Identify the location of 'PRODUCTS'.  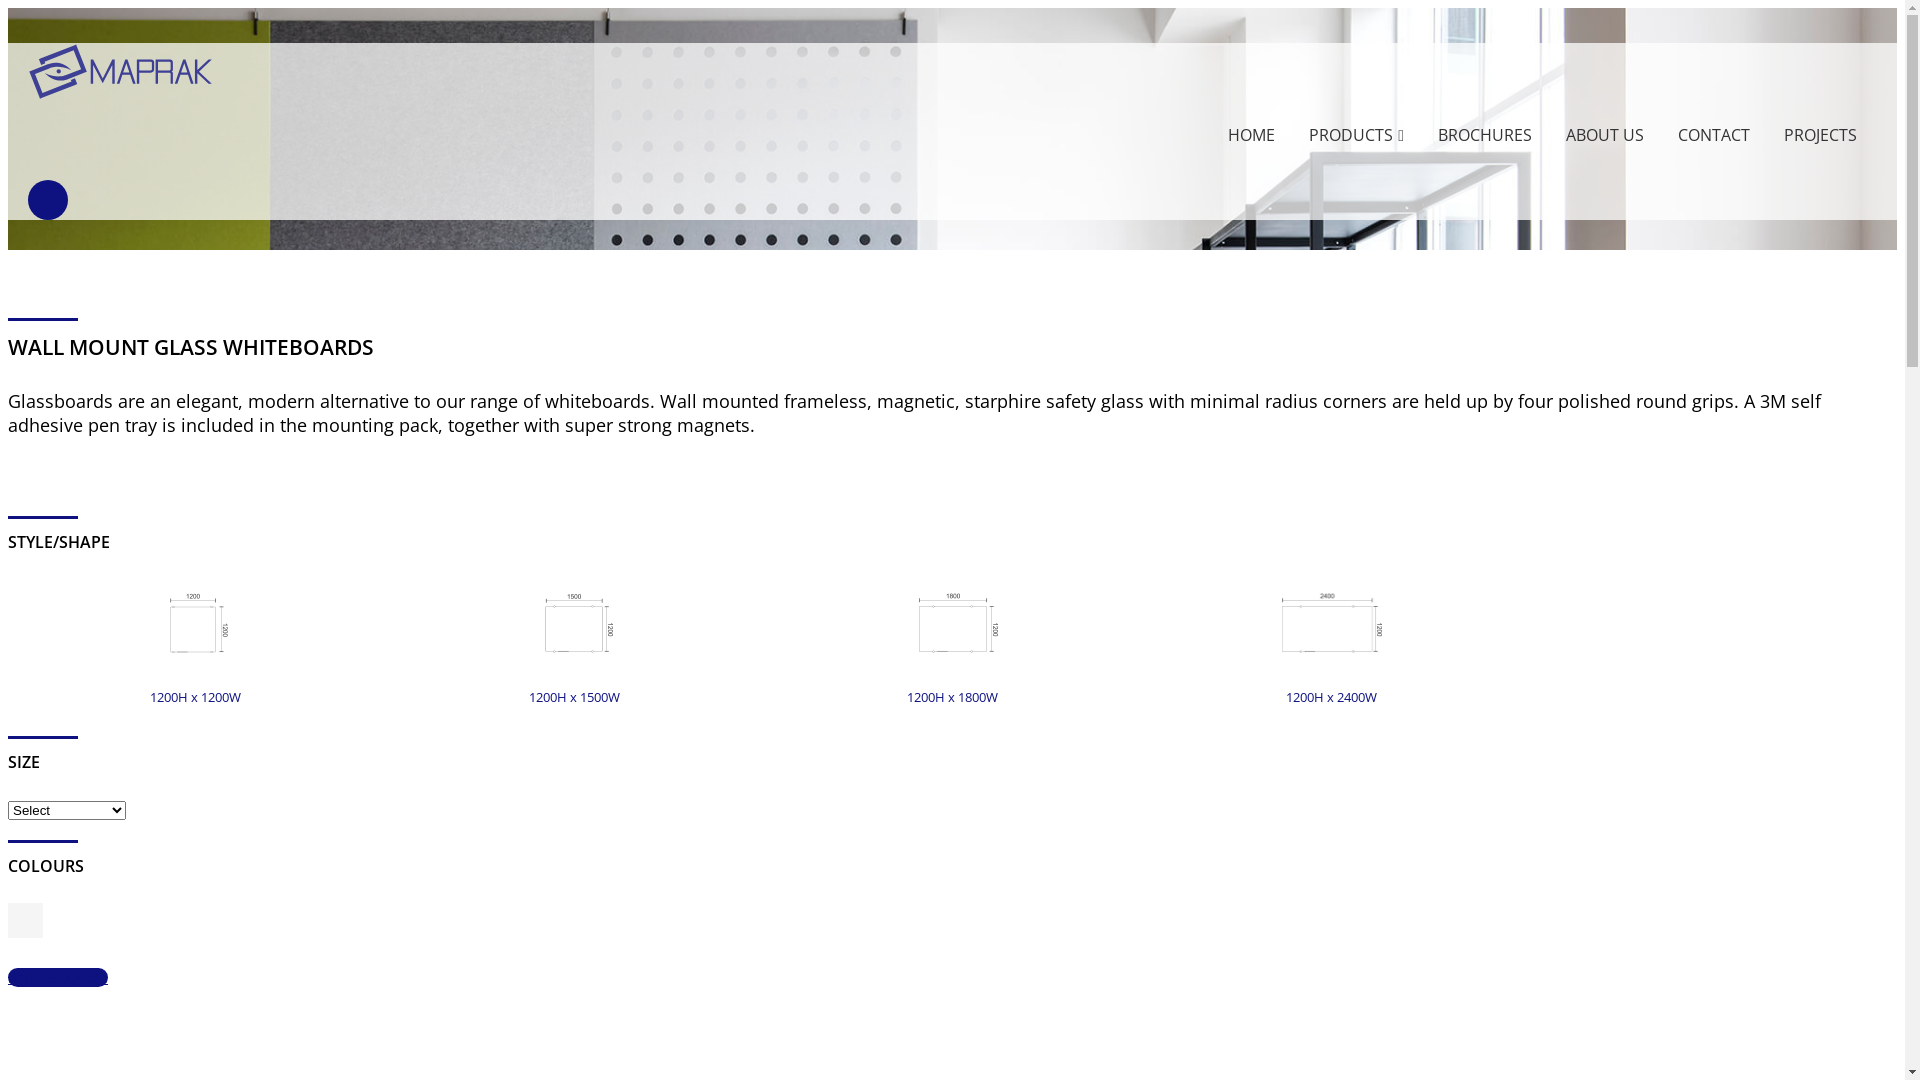
(1356, 135).